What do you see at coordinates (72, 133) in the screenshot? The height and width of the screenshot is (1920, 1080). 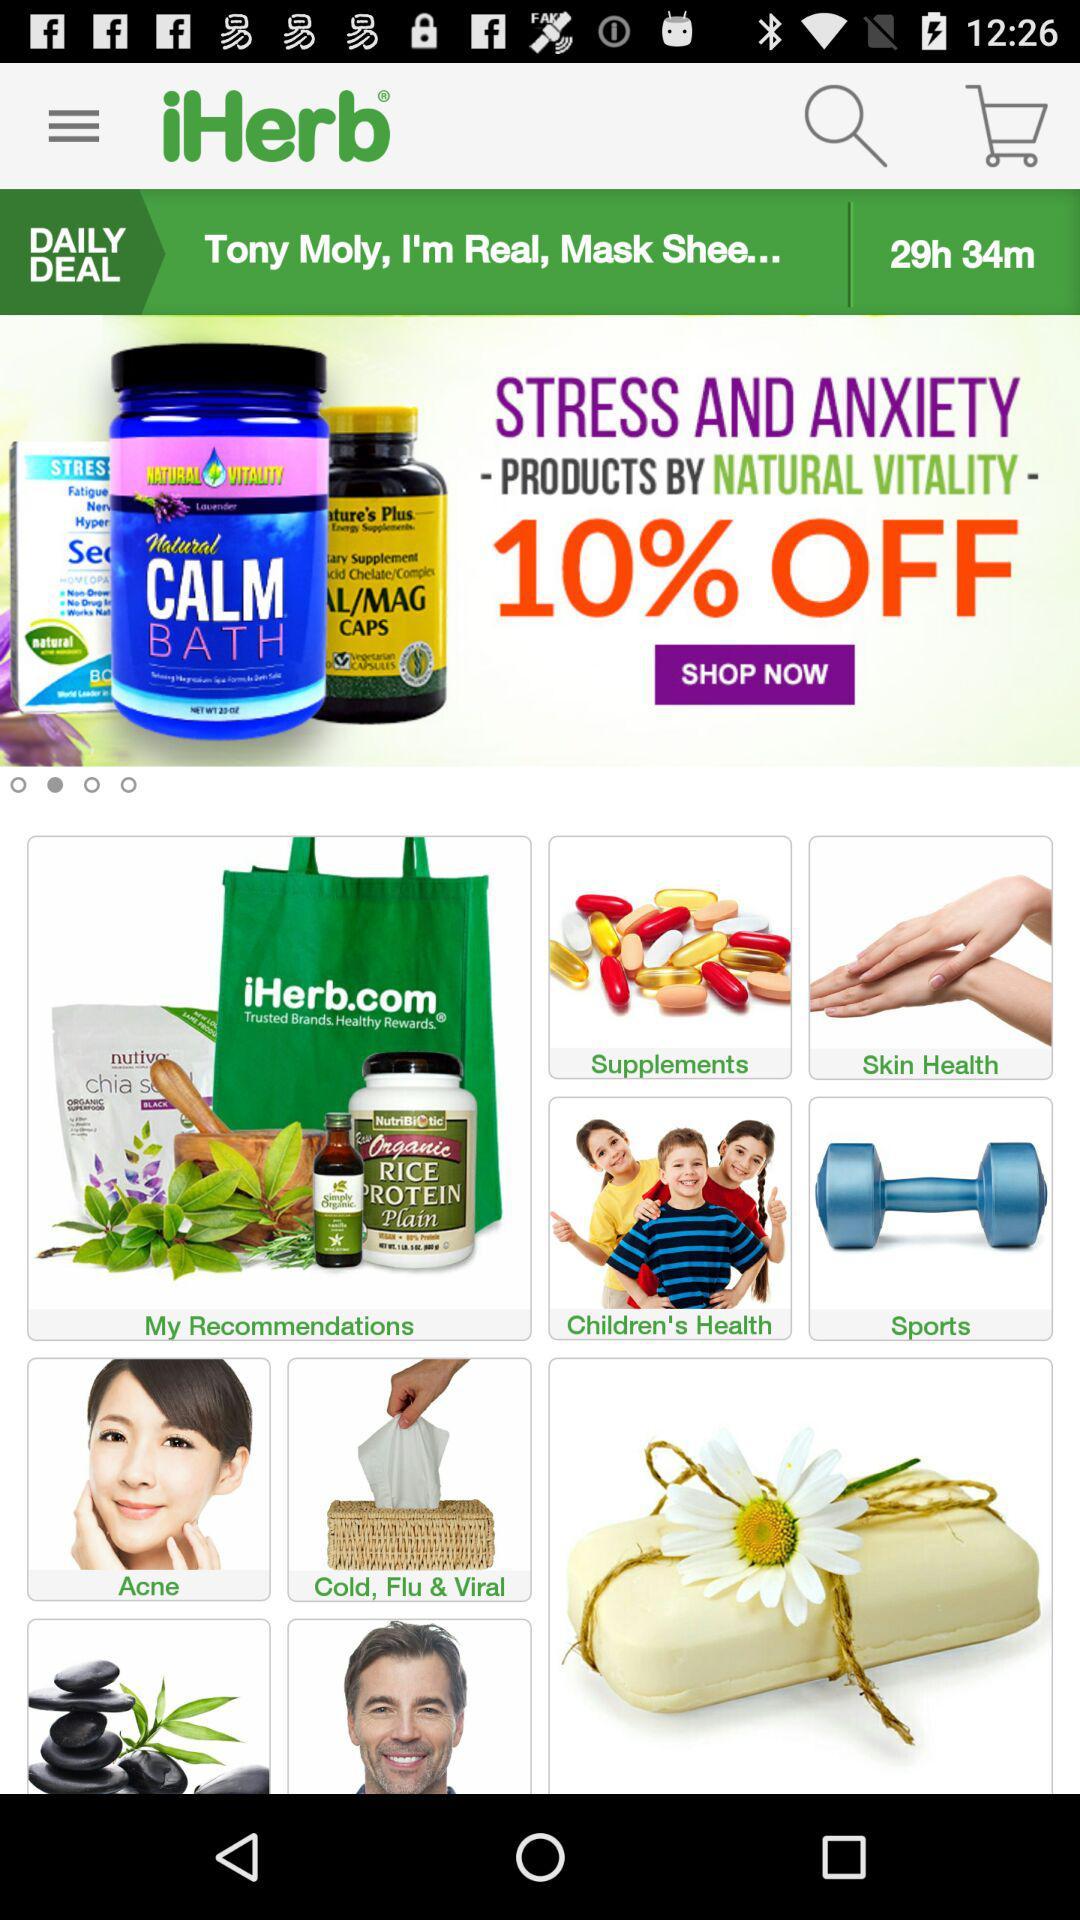 I see `the menu icon` at bounding box center [72, 133].